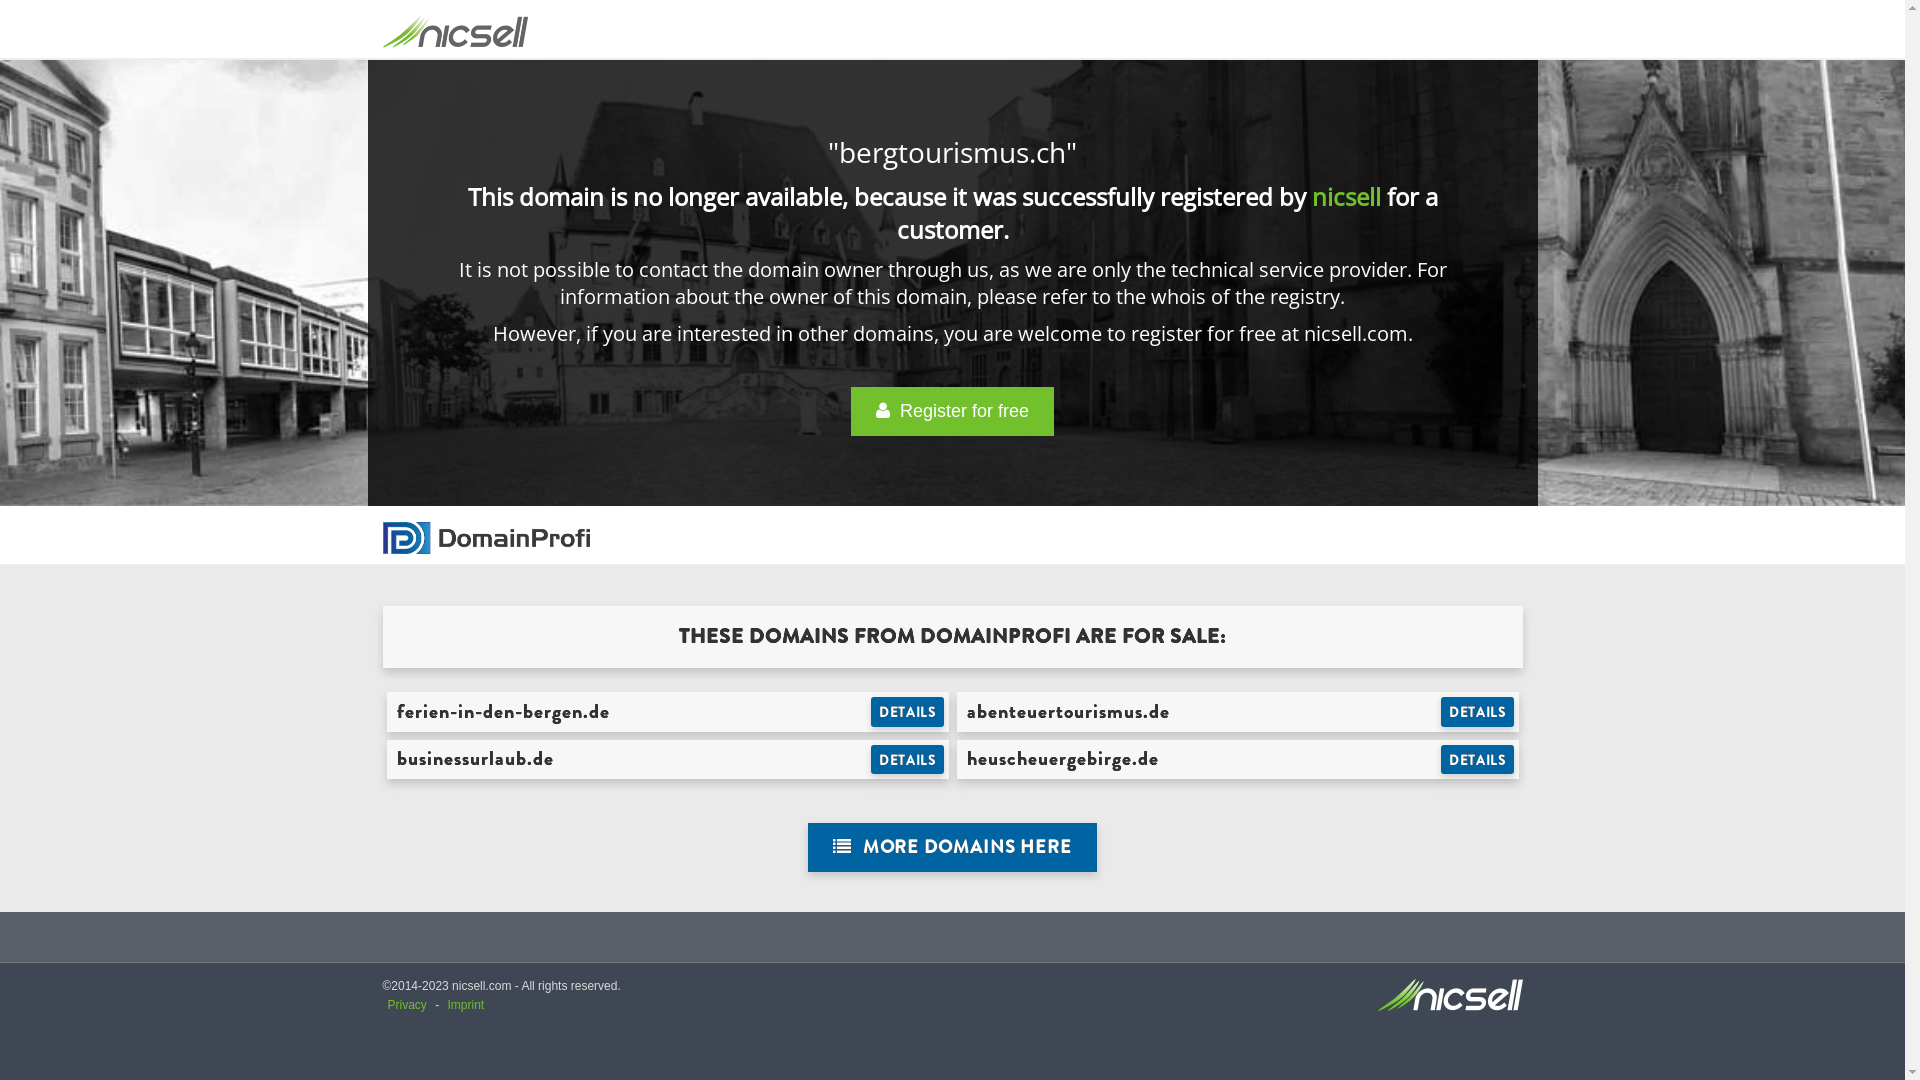  What do you see at coordinates (406, 1005) in the screenshot?
I see `'Privacy'` at bounding box center [406, 1005].